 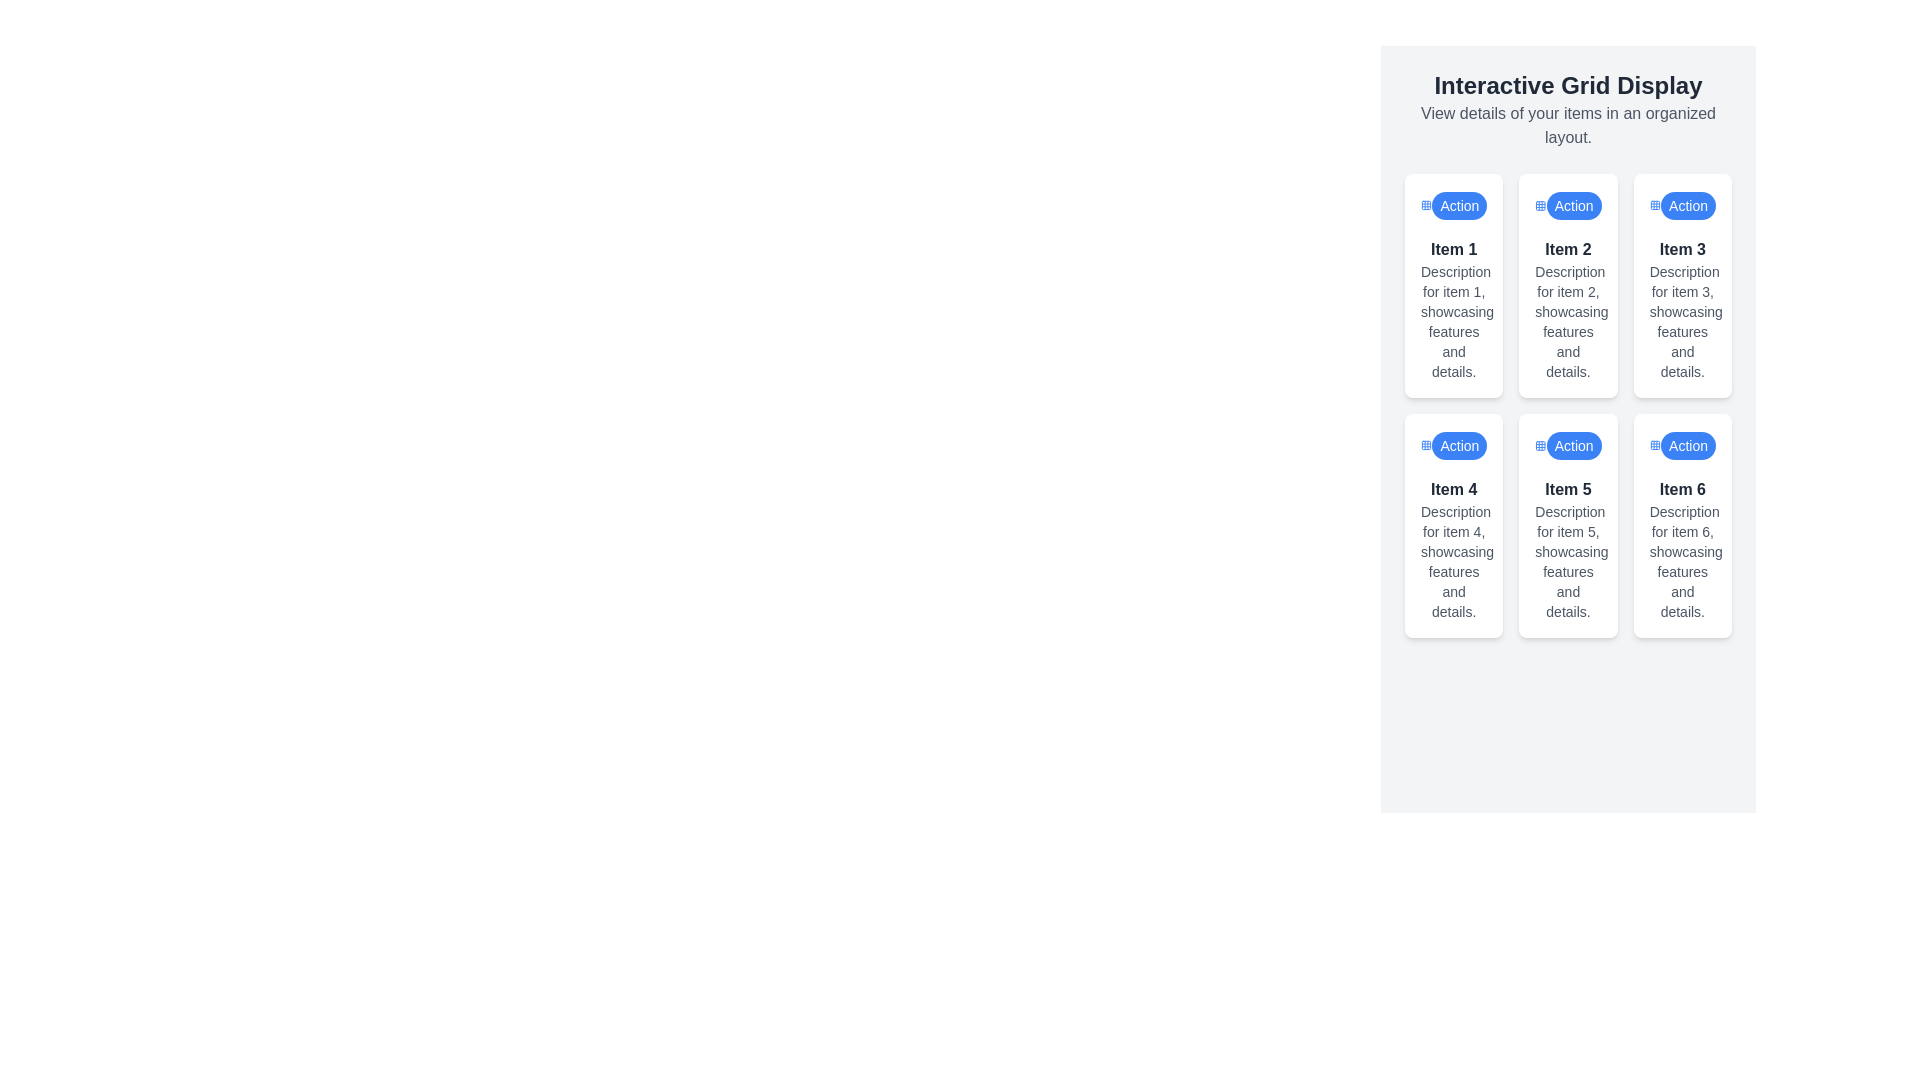 What do you see at coordinates (1681, 285) in the screenshot?
I see `the third card in the top row of the three-column grid layout that displays details about 'Item 3'` at bounding box center [1681, 285].